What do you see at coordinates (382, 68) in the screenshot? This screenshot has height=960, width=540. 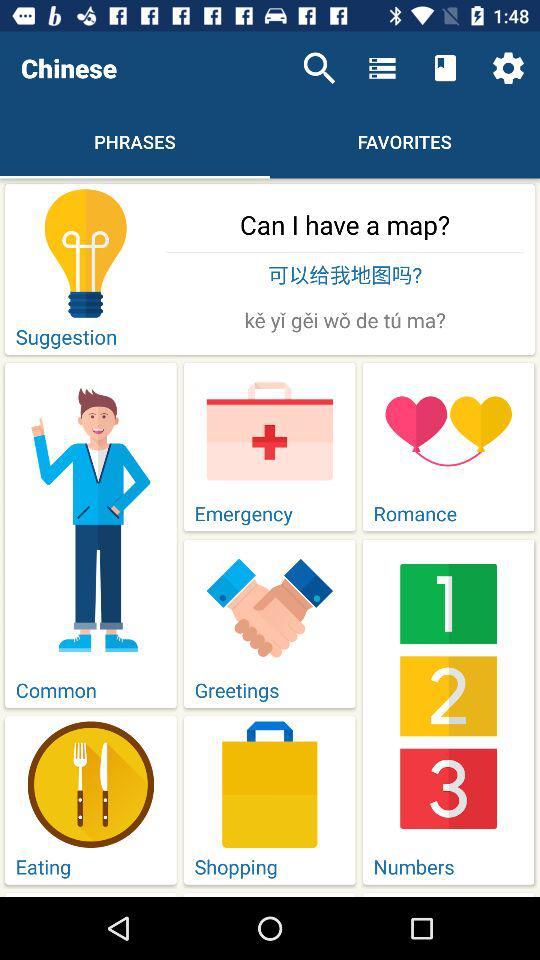 I see `the icon above the favorites` at bounding box center [382, 68].